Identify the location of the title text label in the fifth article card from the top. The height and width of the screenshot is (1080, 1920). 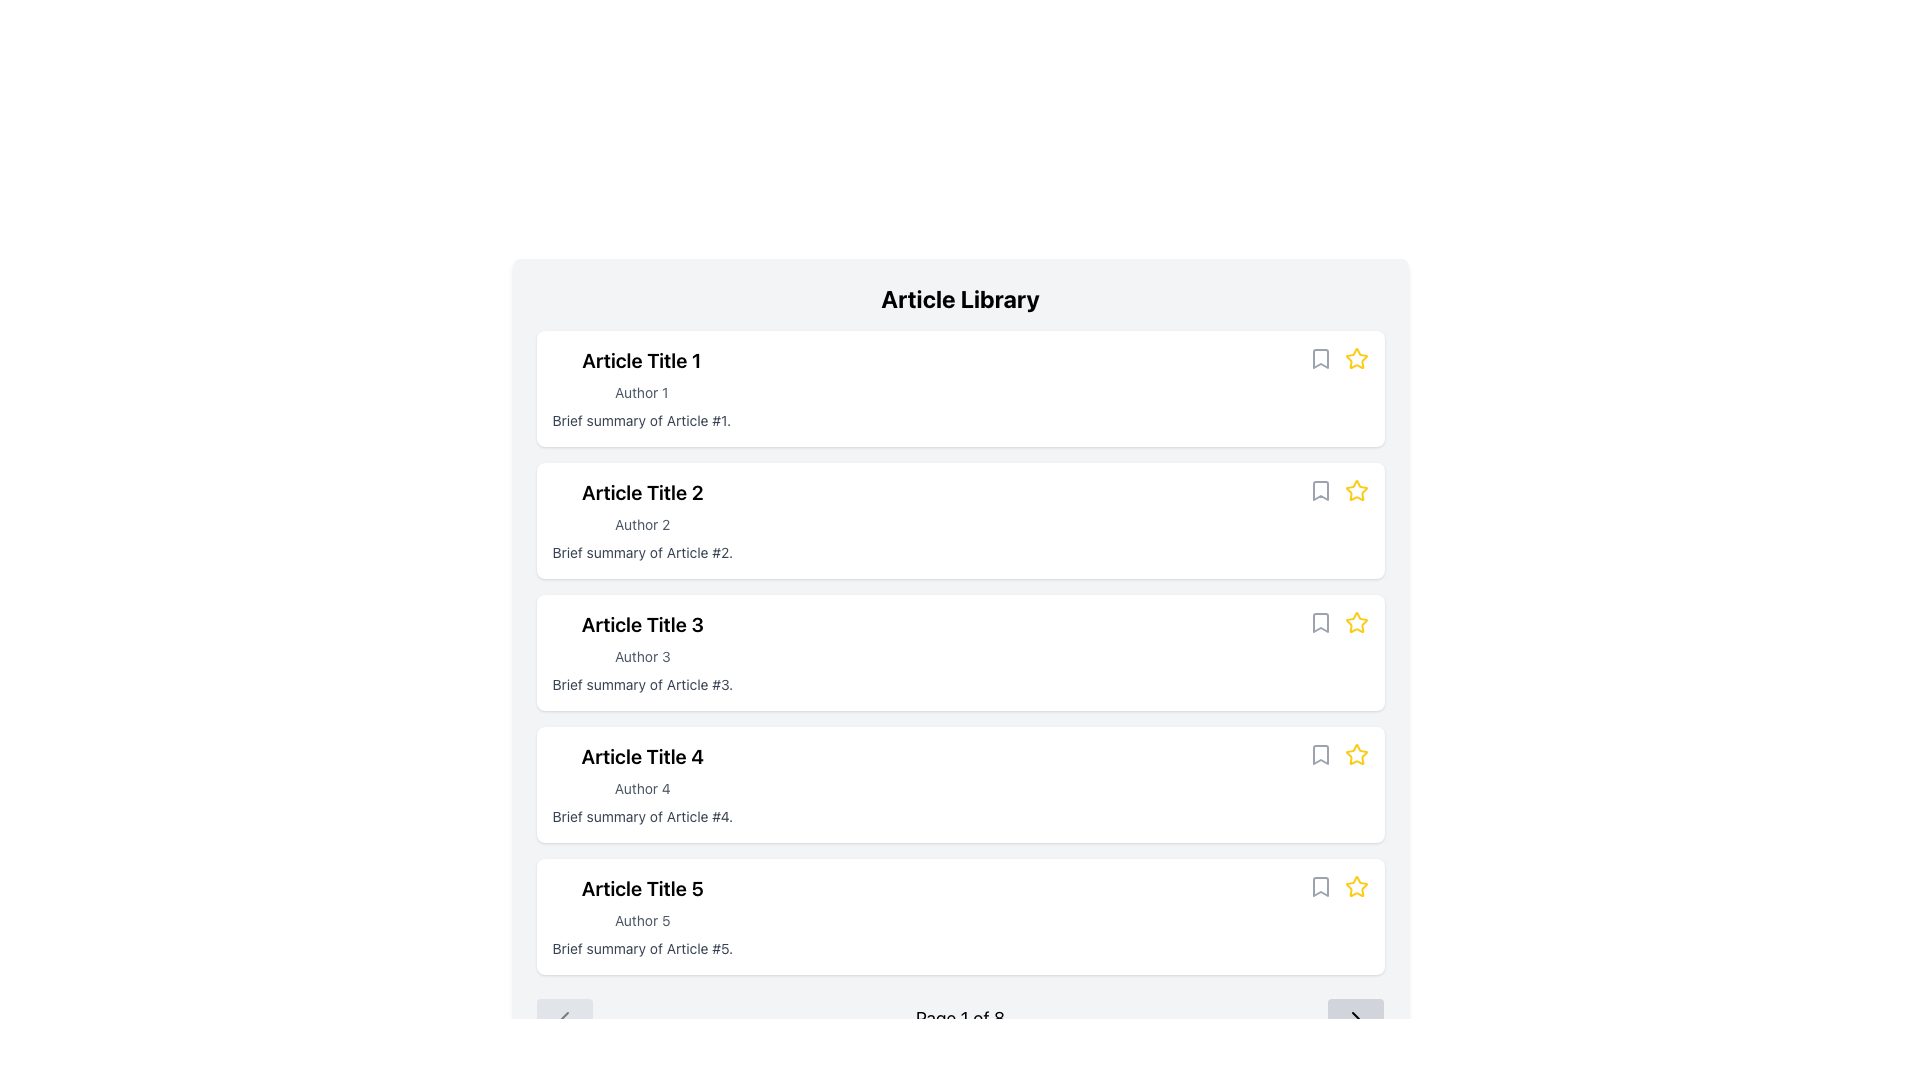
(642, 887).